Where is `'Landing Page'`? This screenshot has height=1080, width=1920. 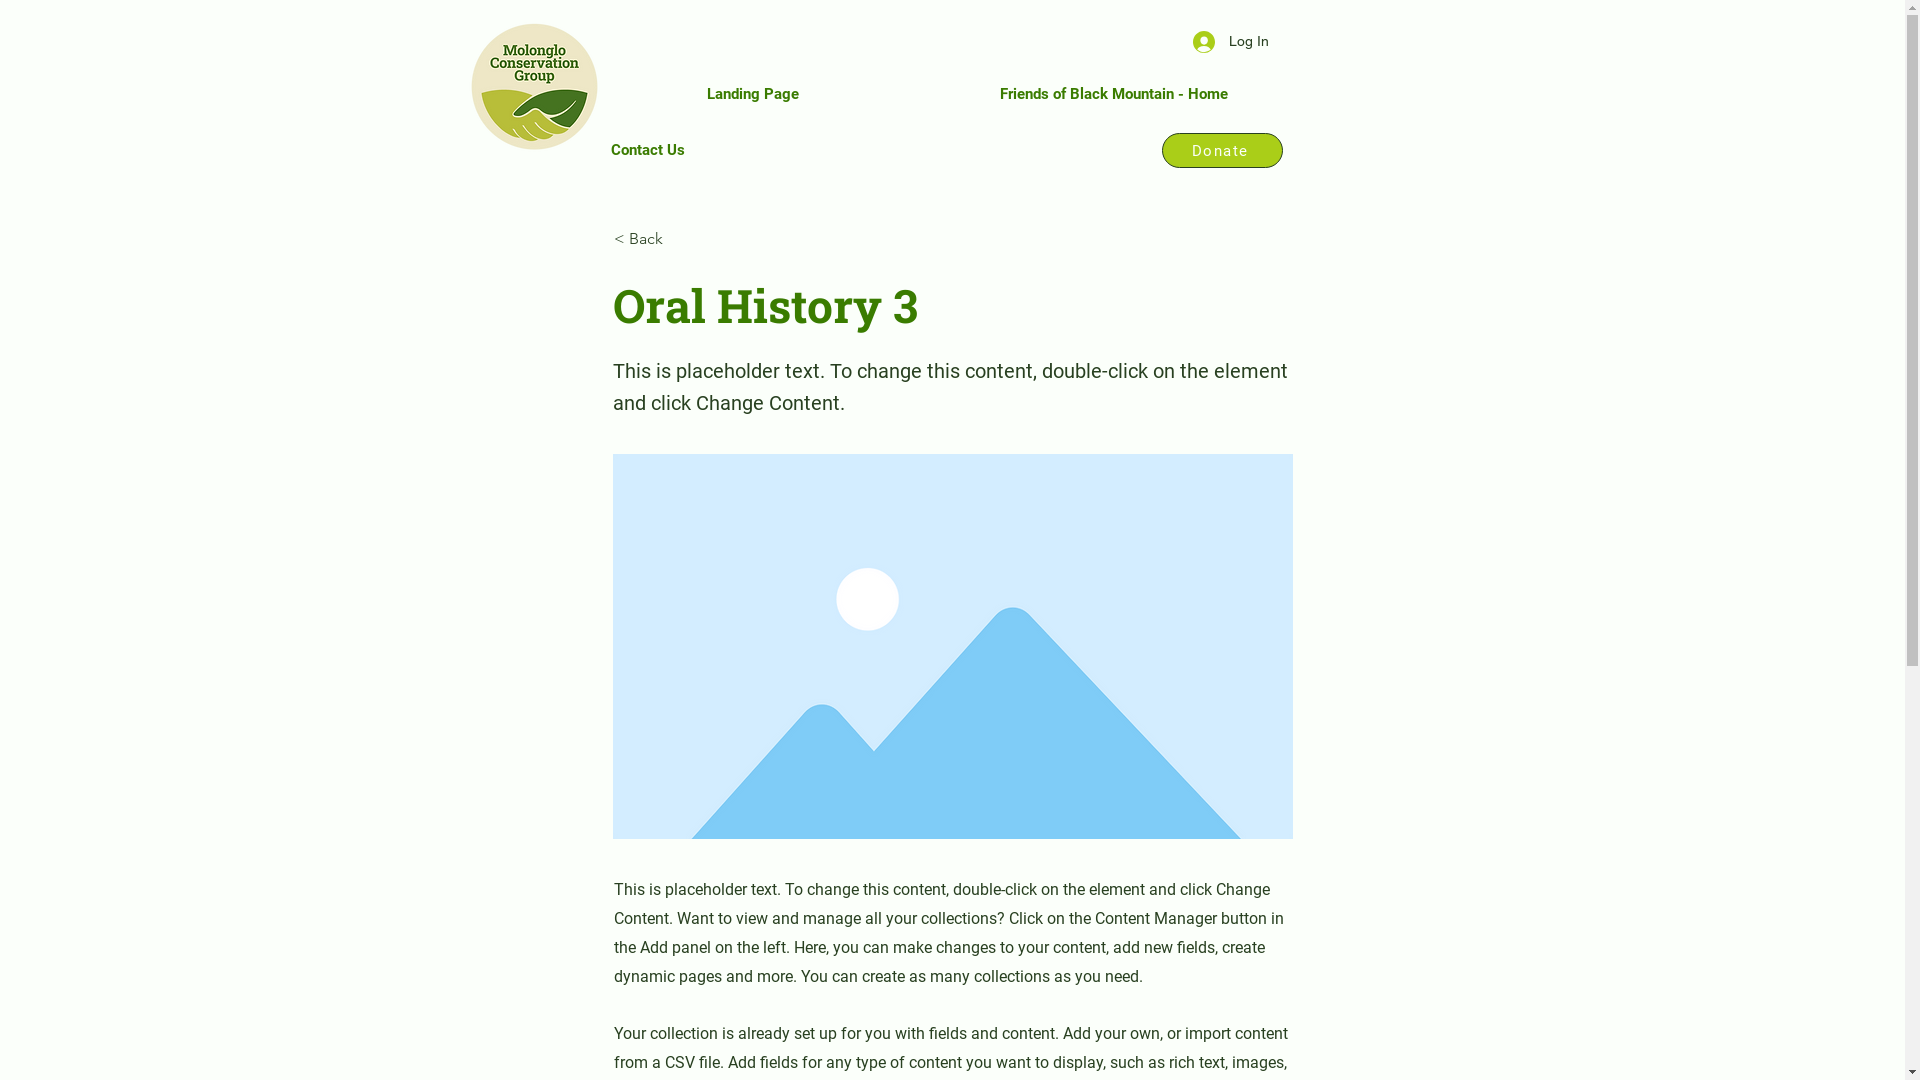 'Landing Page' is located at coordinates (751, 93).